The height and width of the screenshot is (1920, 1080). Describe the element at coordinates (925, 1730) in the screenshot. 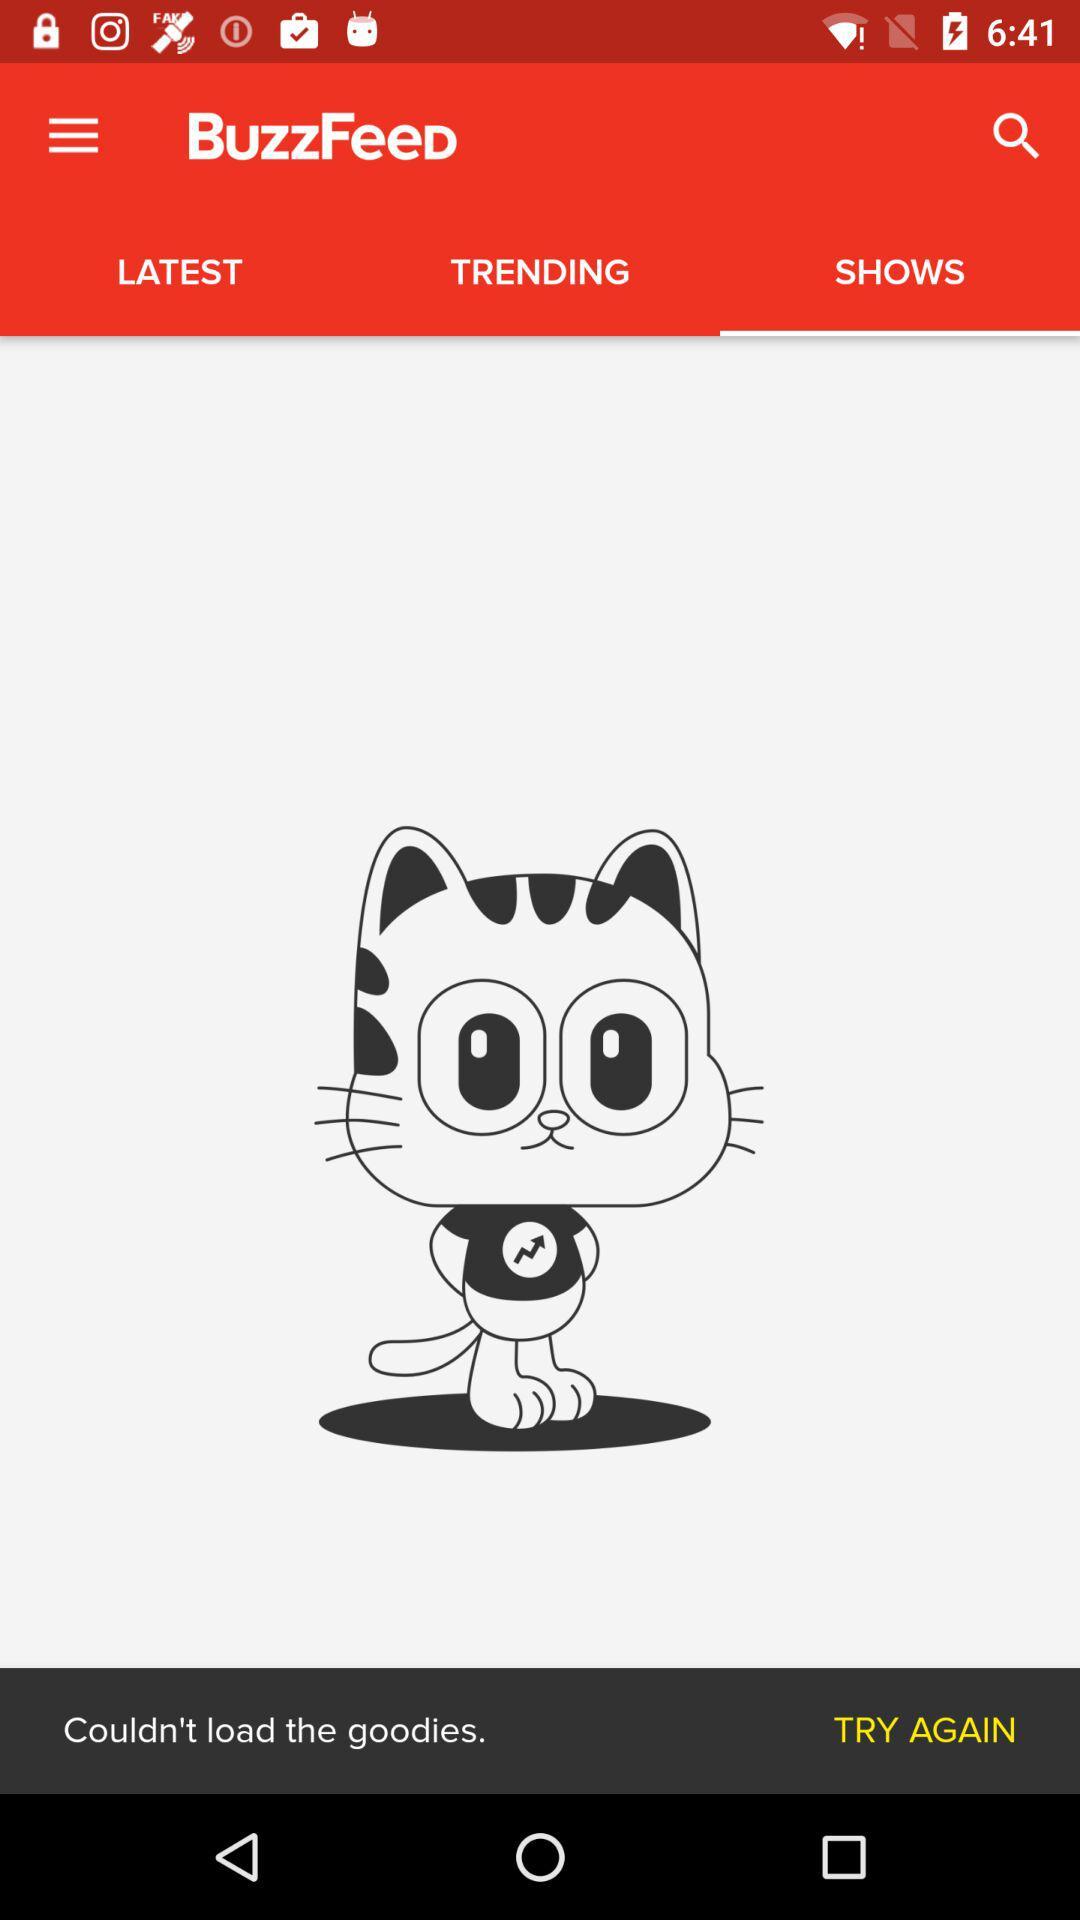

I see `the icon to the right of couldn t load icon` at that location.